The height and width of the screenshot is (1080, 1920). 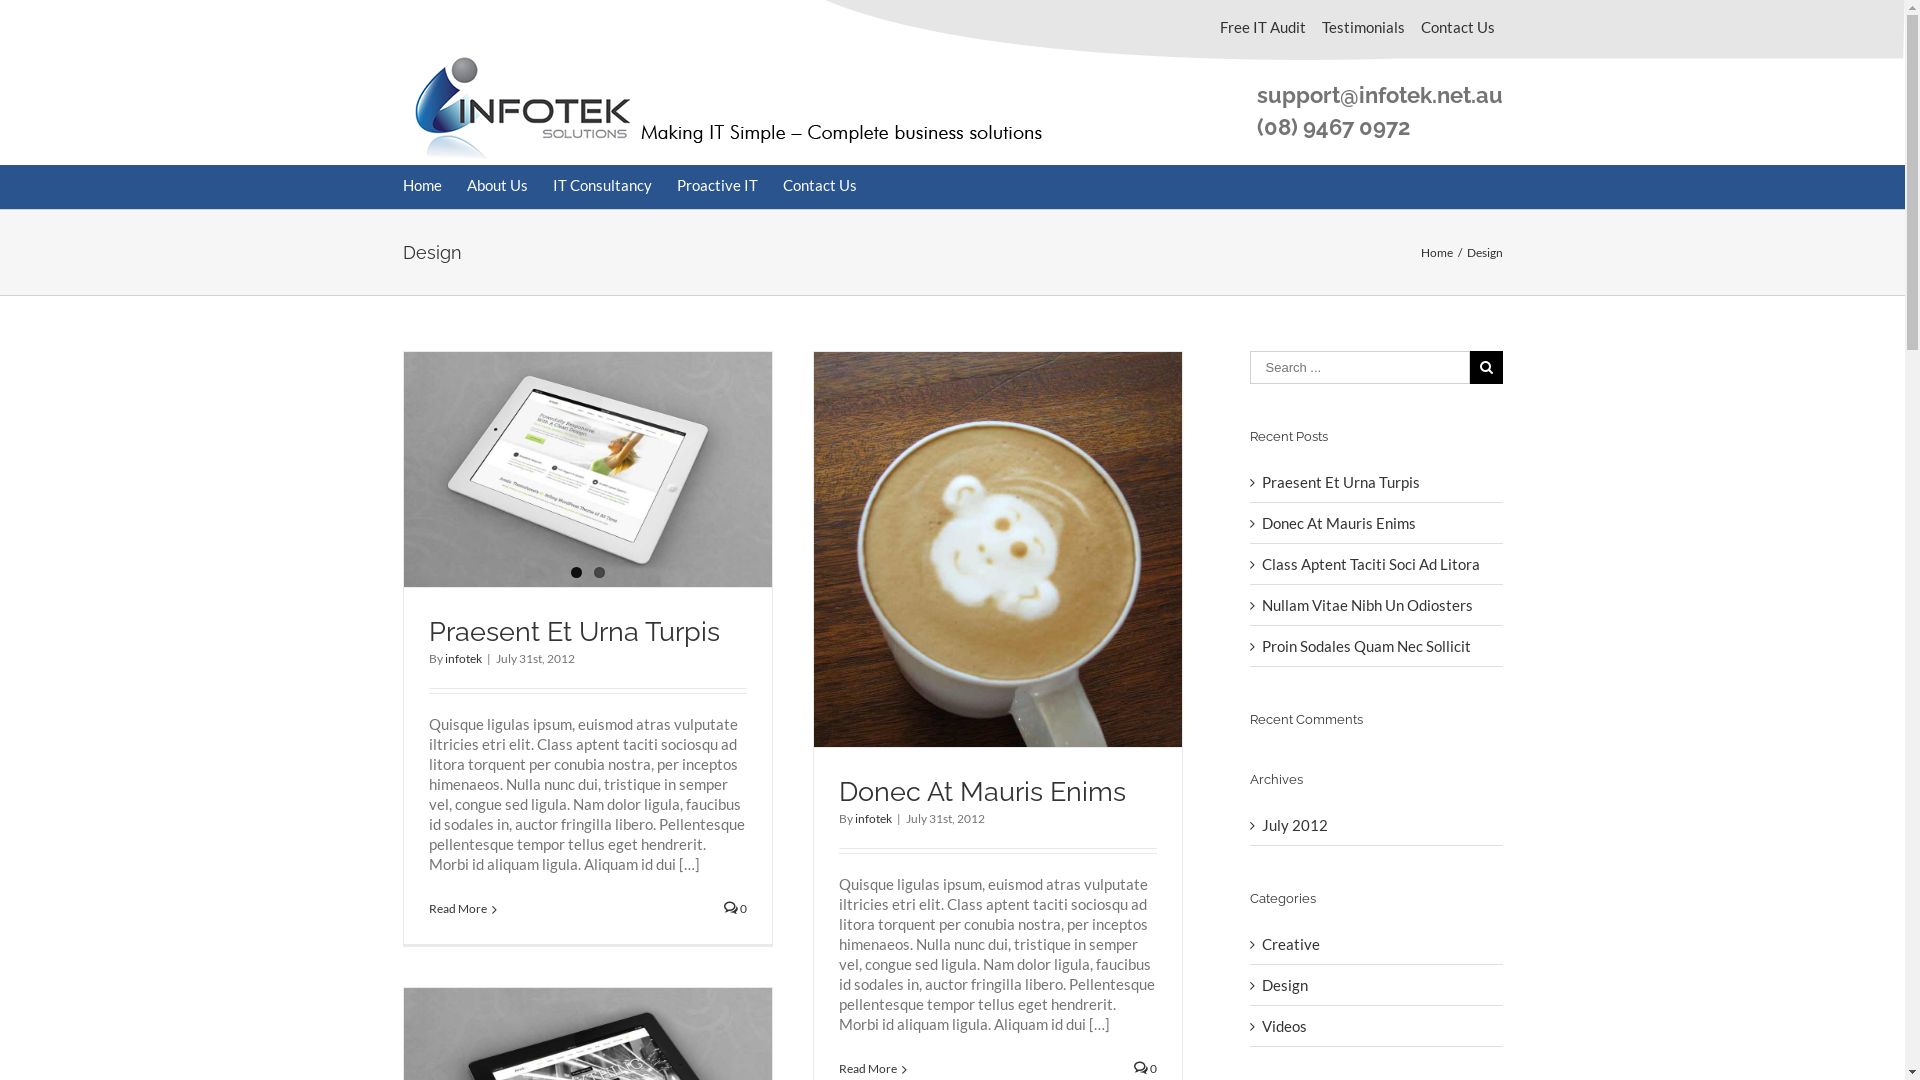 What do you see at coordinates (716, 186) in the screenshot?
I see `'Proactive IT'` at bounding box center [716, 186].